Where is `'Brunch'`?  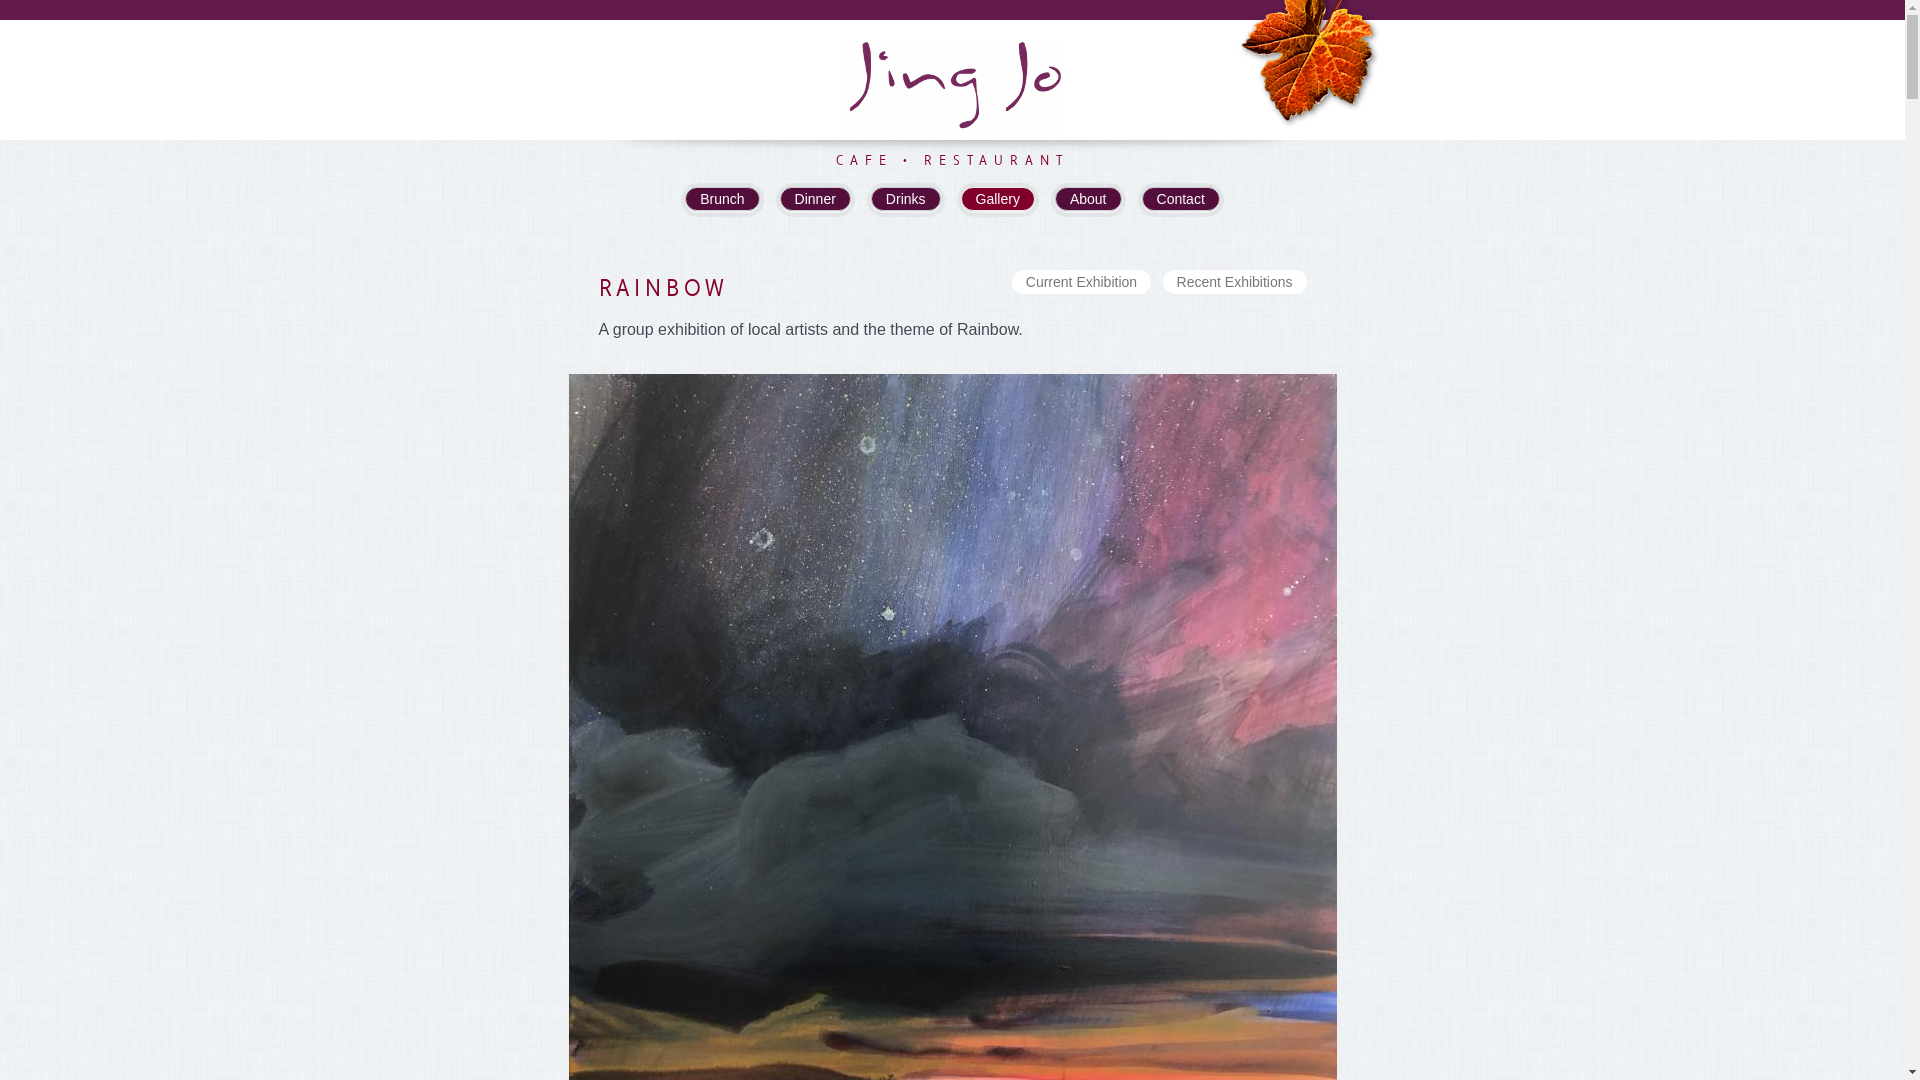 'Brunch' is located at coordinates (720, 199).